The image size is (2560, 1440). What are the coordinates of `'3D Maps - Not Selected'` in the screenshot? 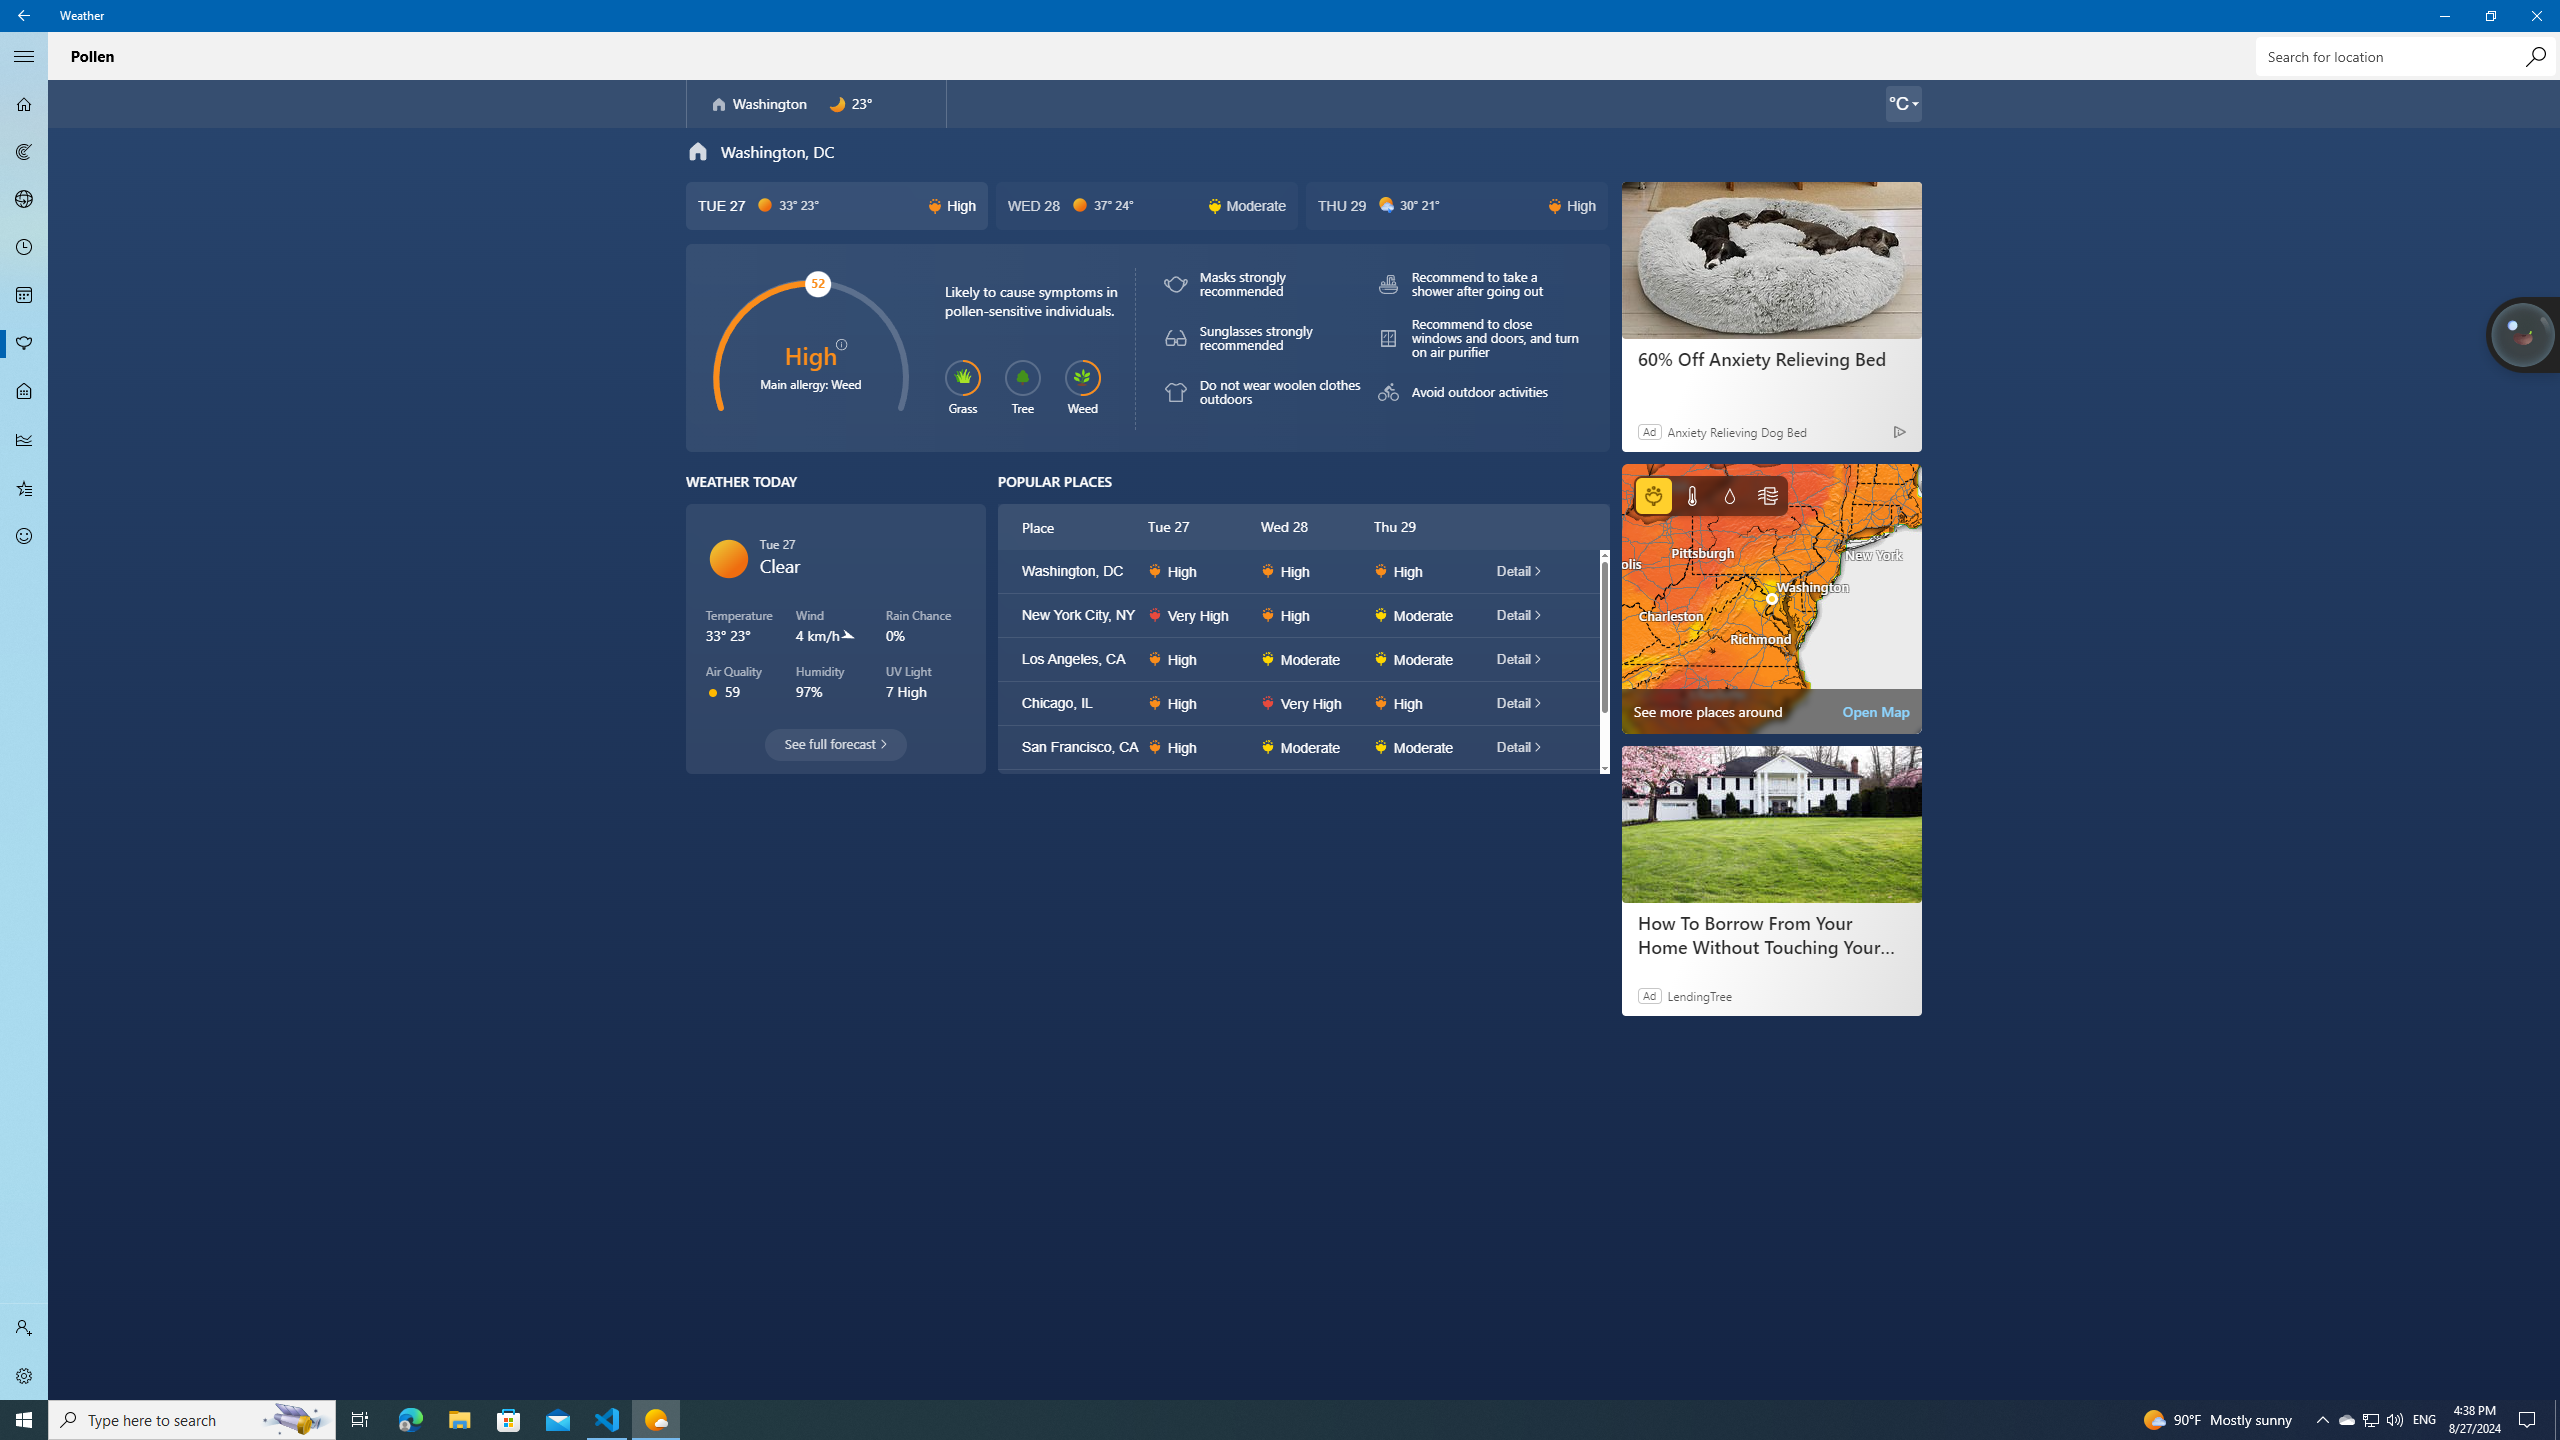 It's located at (24, 199).